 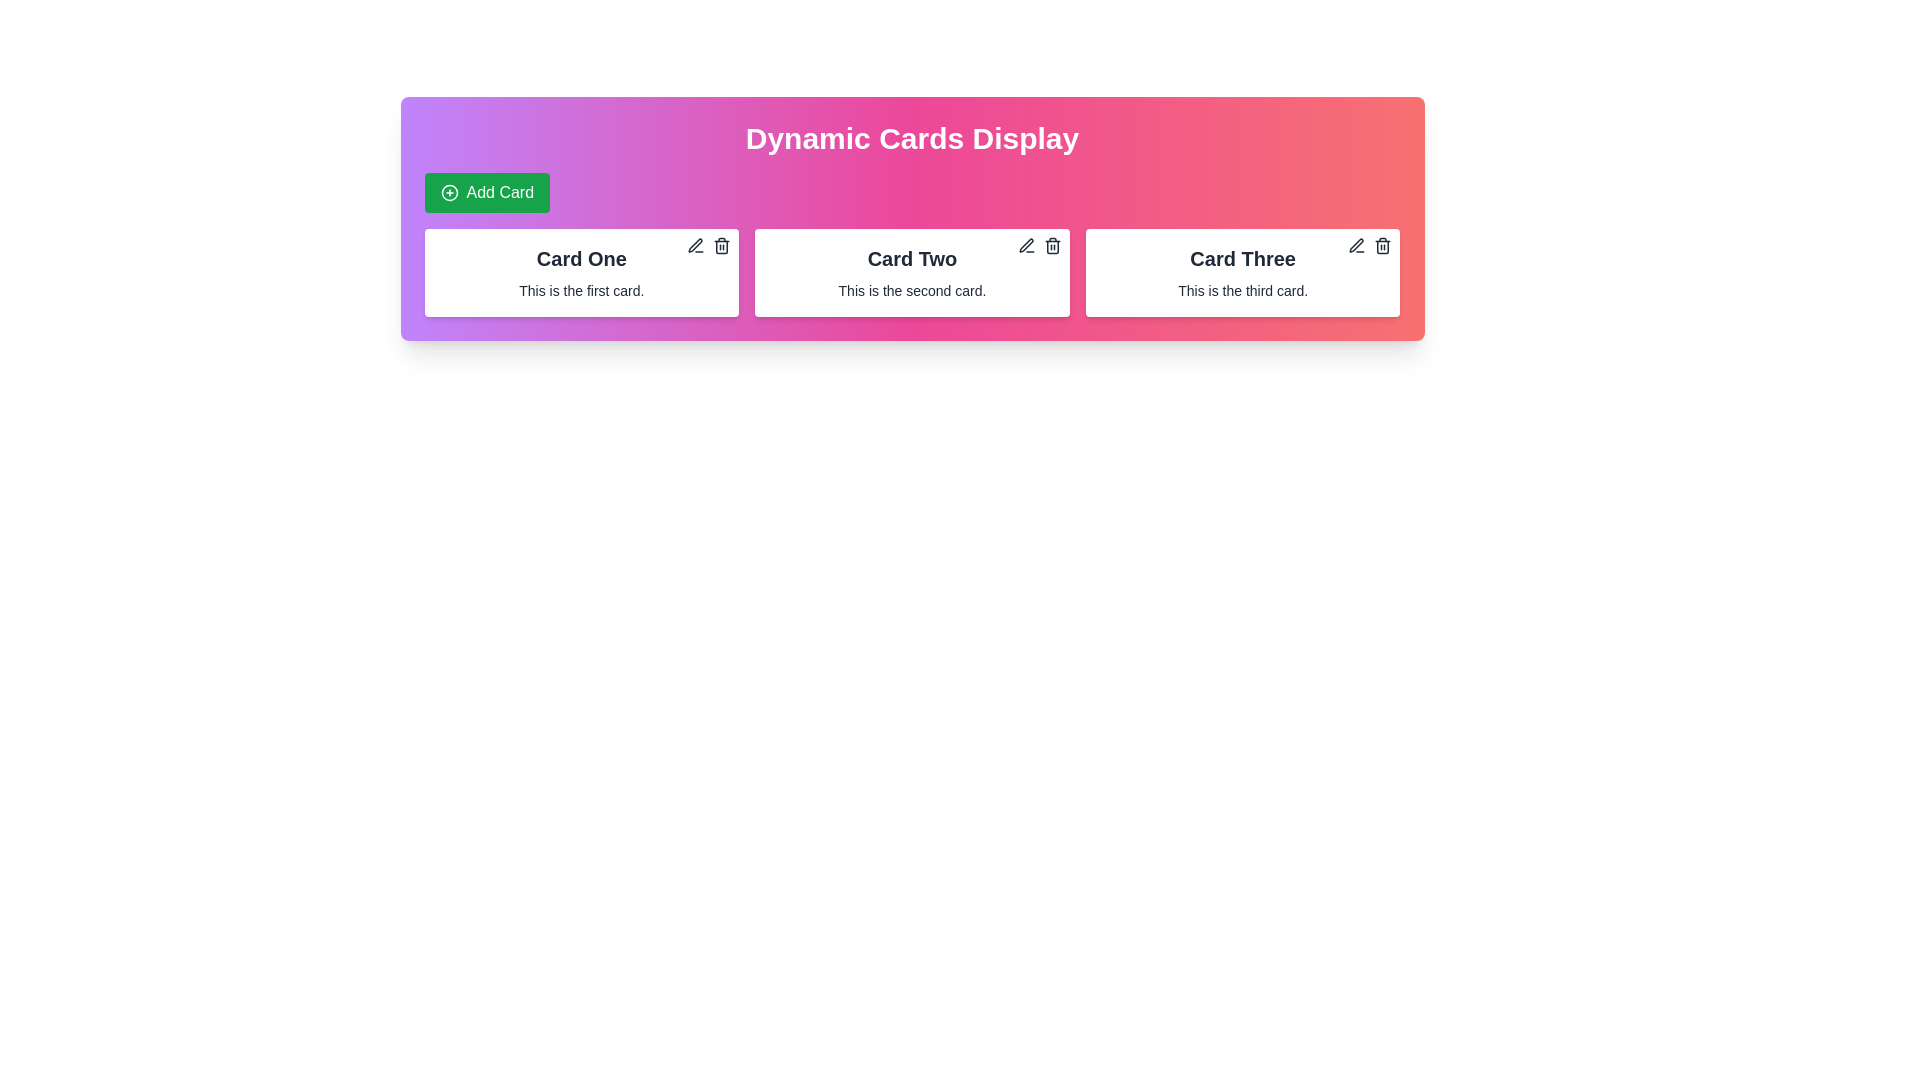 I want to click on the interactive card labeled 'Card Three', which is the third card in a row of three cards, located on the right end of the row, so click(x=1242, y=273).